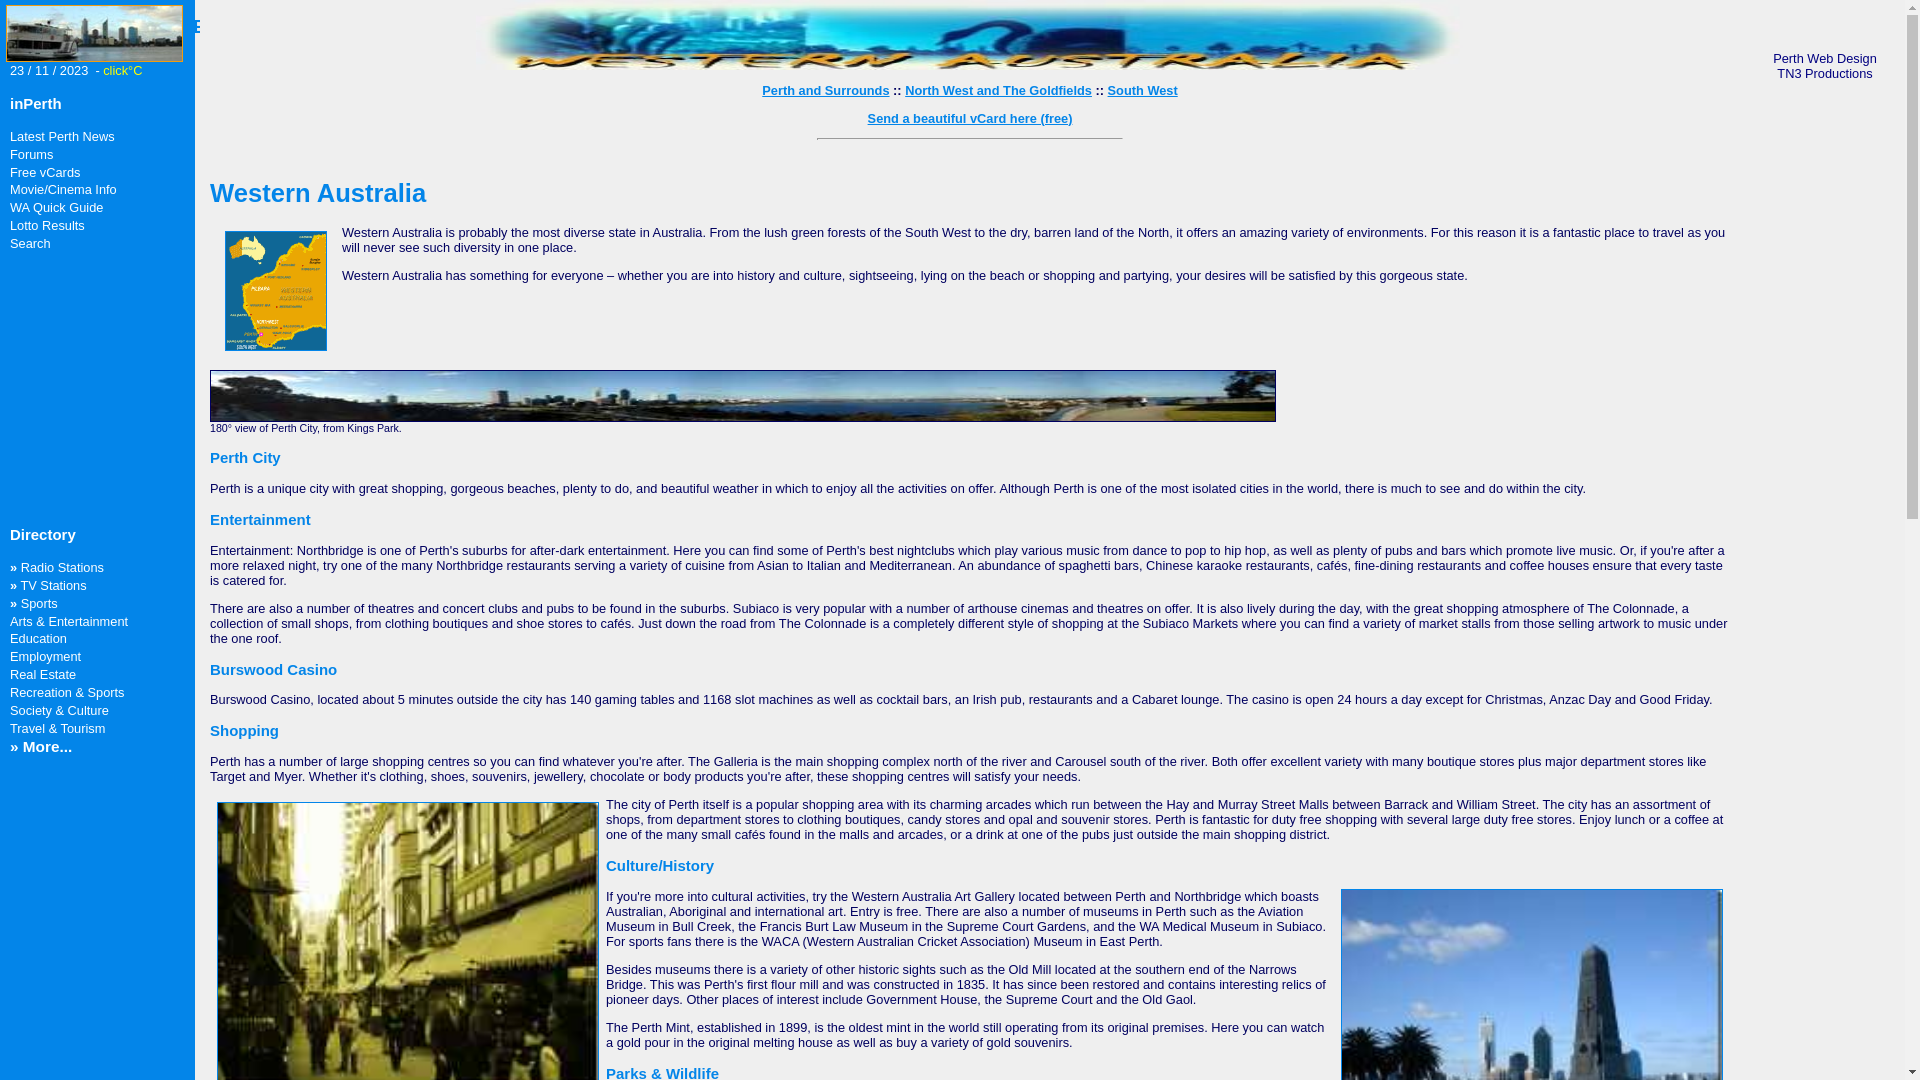 Image resolution: width=1920 pixels, height=1080 pixels. What do you see at coordinates (998, 90) in the screenshot?
I see `'North West and The Goldfields'` at bounding box center [998, 90].